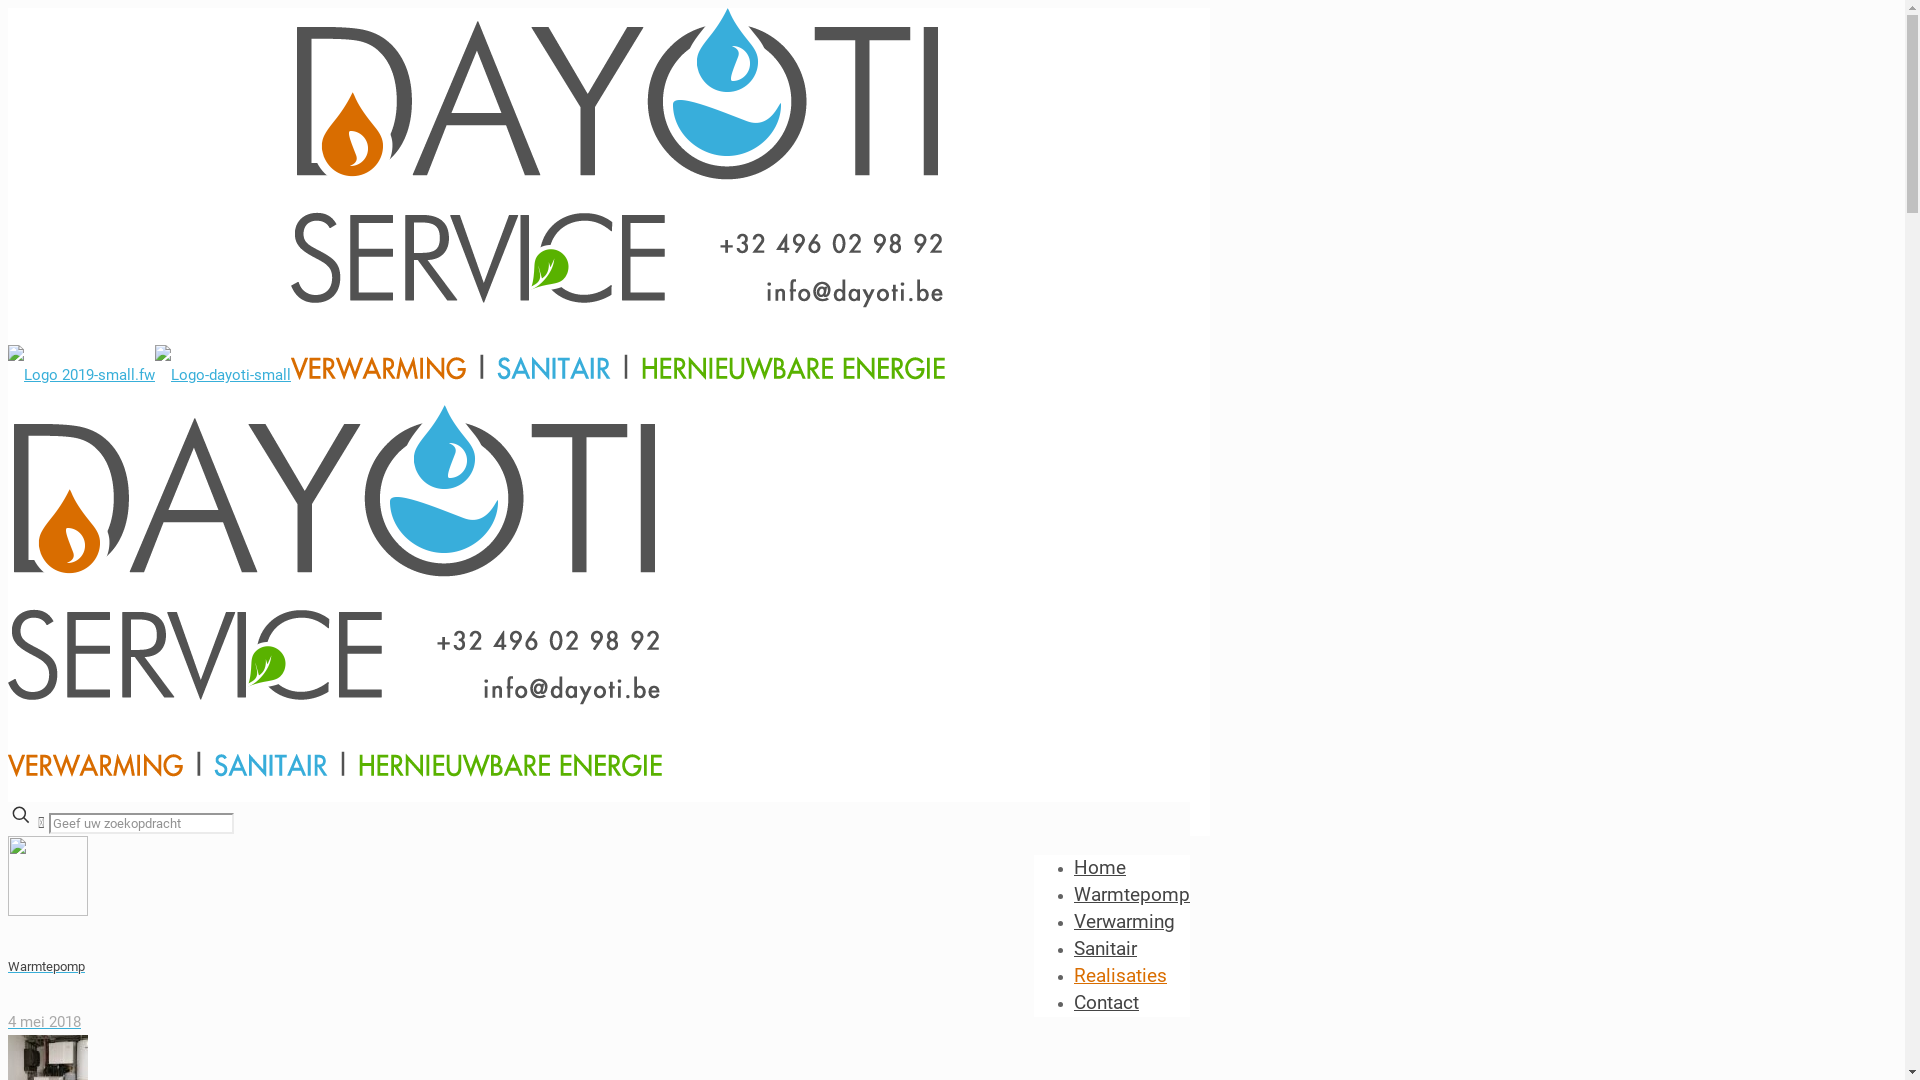 Image resolution: width=1920 pixels, height=1080 pixels. I want to click on 'Home', so click(1098, 865).